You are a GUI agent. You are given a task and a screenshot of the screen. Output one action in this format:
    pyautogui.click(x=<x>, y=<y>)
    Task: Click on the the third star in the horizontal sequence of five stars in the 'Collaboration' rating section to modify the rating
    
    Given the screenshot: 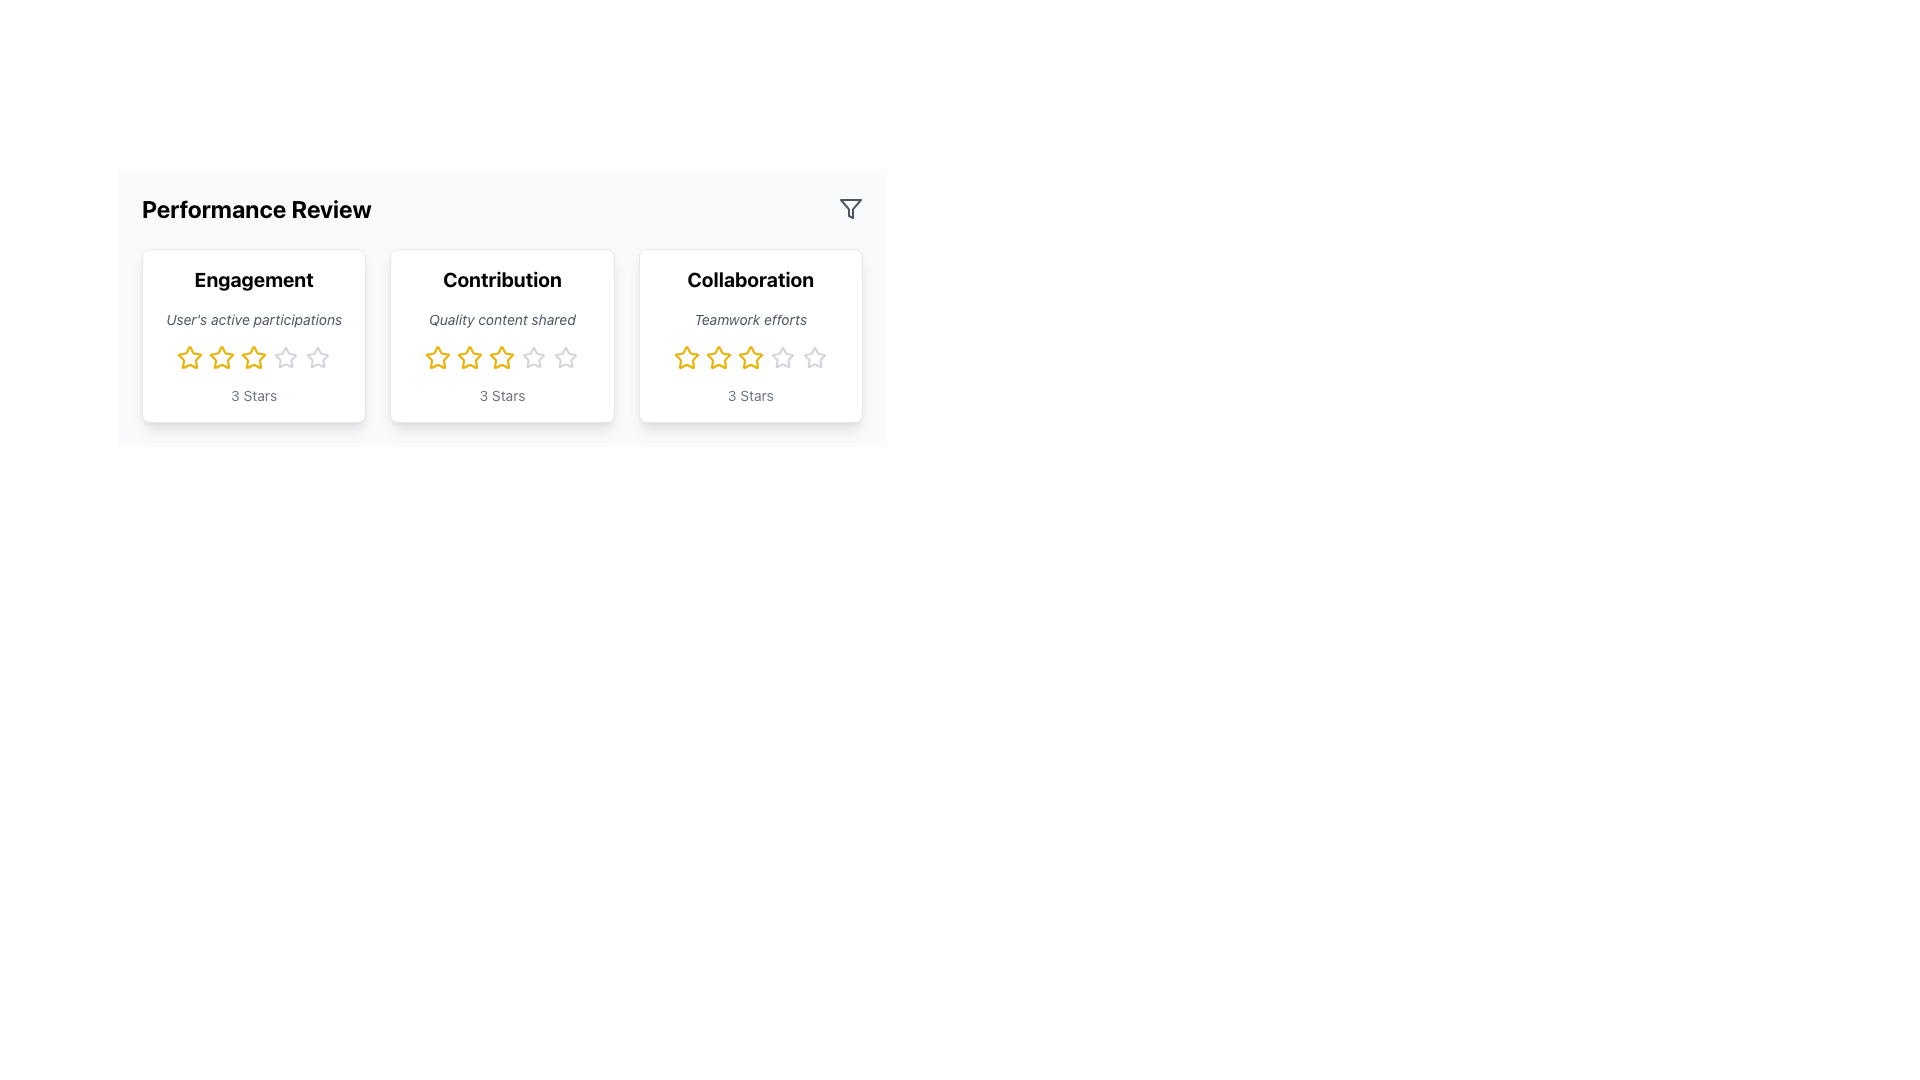 What is the action you would take?
    pyautogui.click(x=749, y=357)
    